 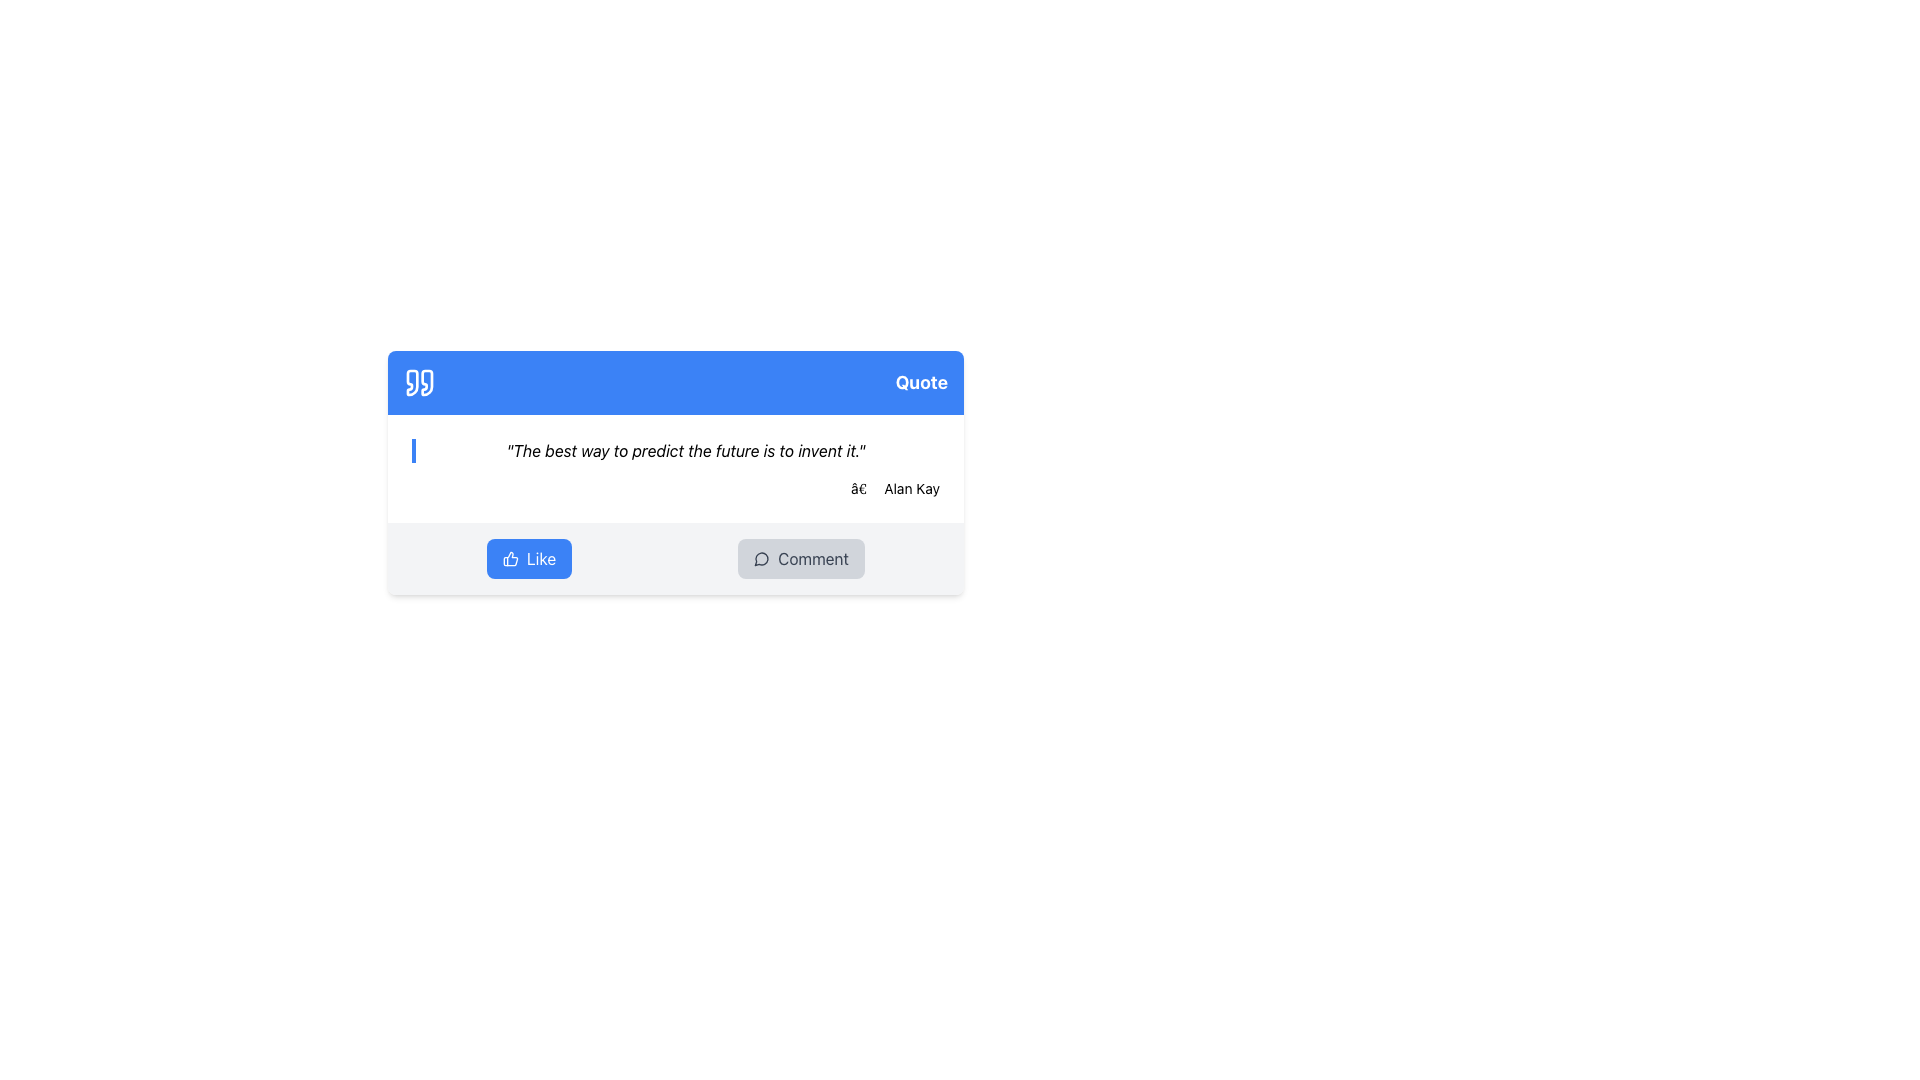 I want to click on the 'Comment' icon which is an SVG graphic located to the left of the text 'Comment' within the 'Comment' button at the bottom right part of the card, so click(x=761, y=559).